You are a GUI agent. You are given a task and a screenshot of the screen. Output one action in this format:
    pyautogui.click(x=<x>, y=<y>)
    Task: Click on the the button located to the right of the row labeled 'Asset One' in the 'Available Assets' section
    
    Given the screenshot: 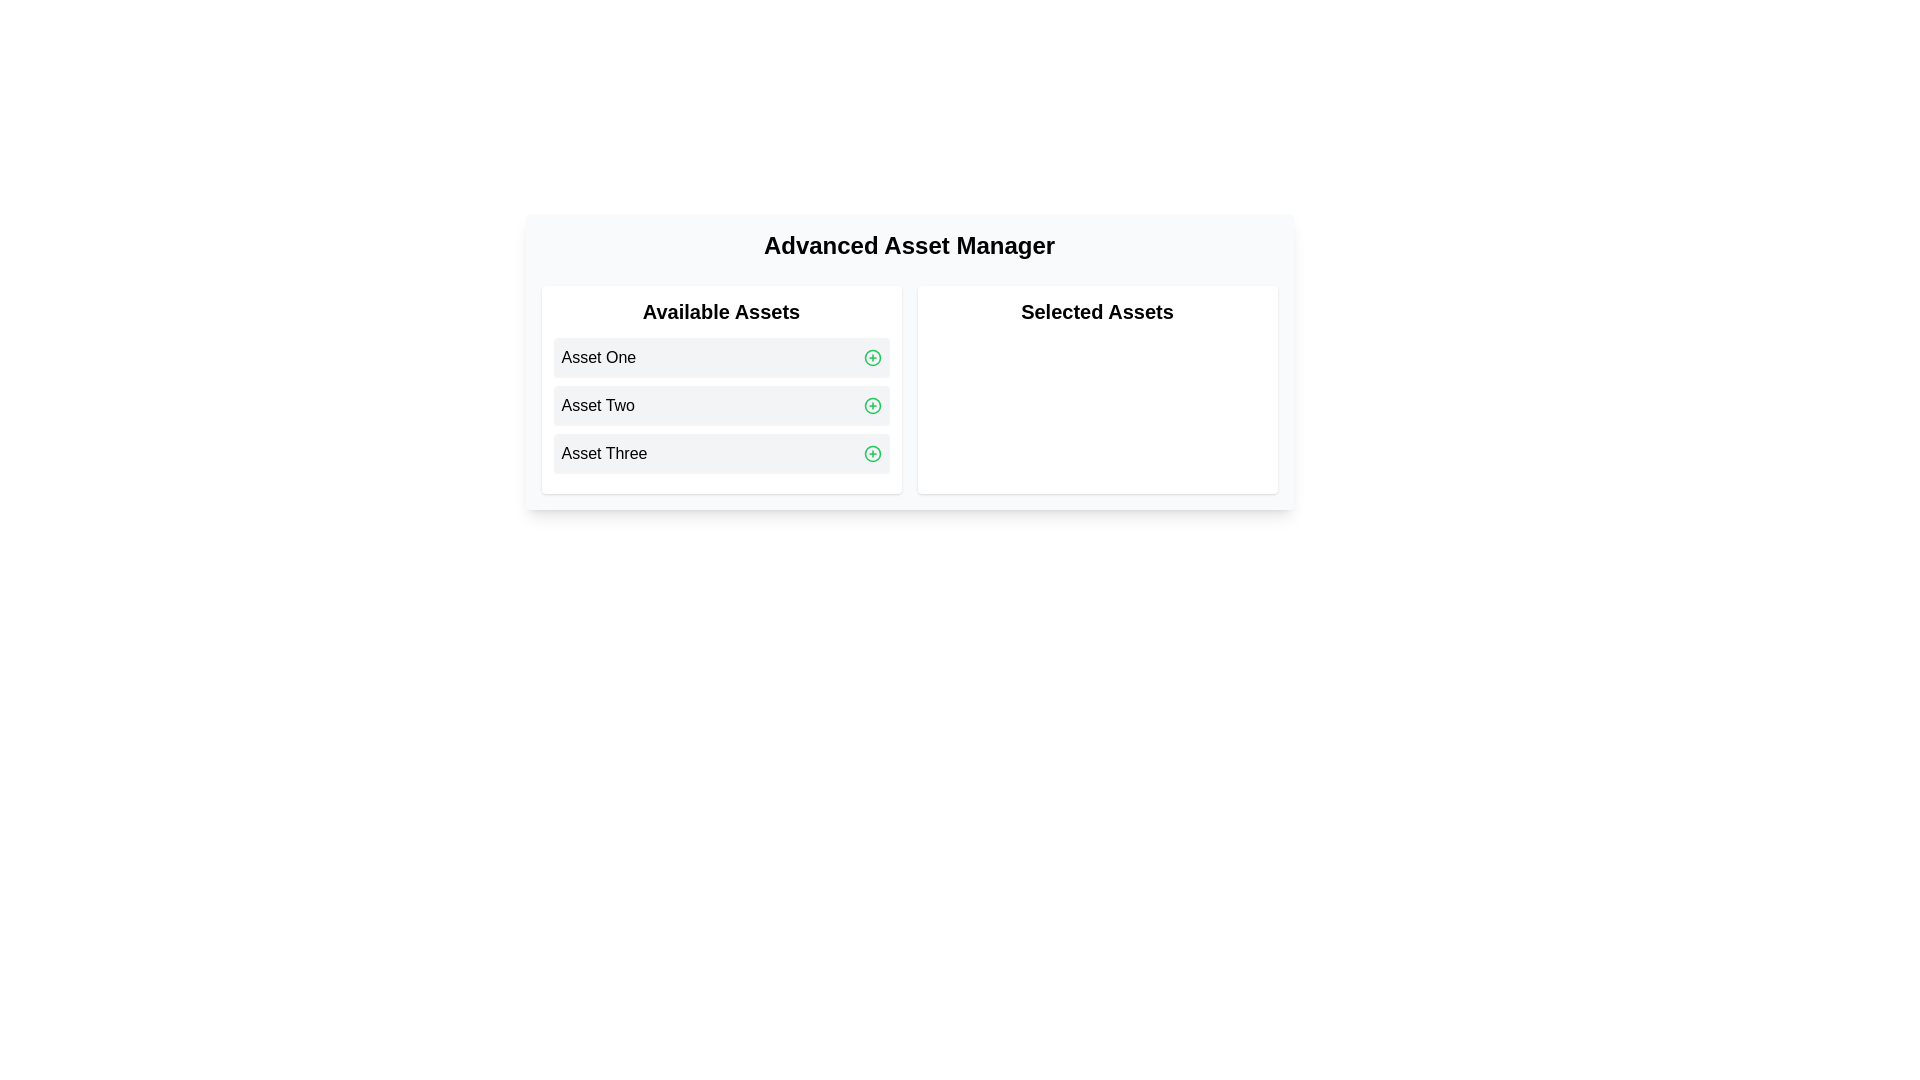 What is the action you would take?
    pyautogui.click(x=872, y=357)
    